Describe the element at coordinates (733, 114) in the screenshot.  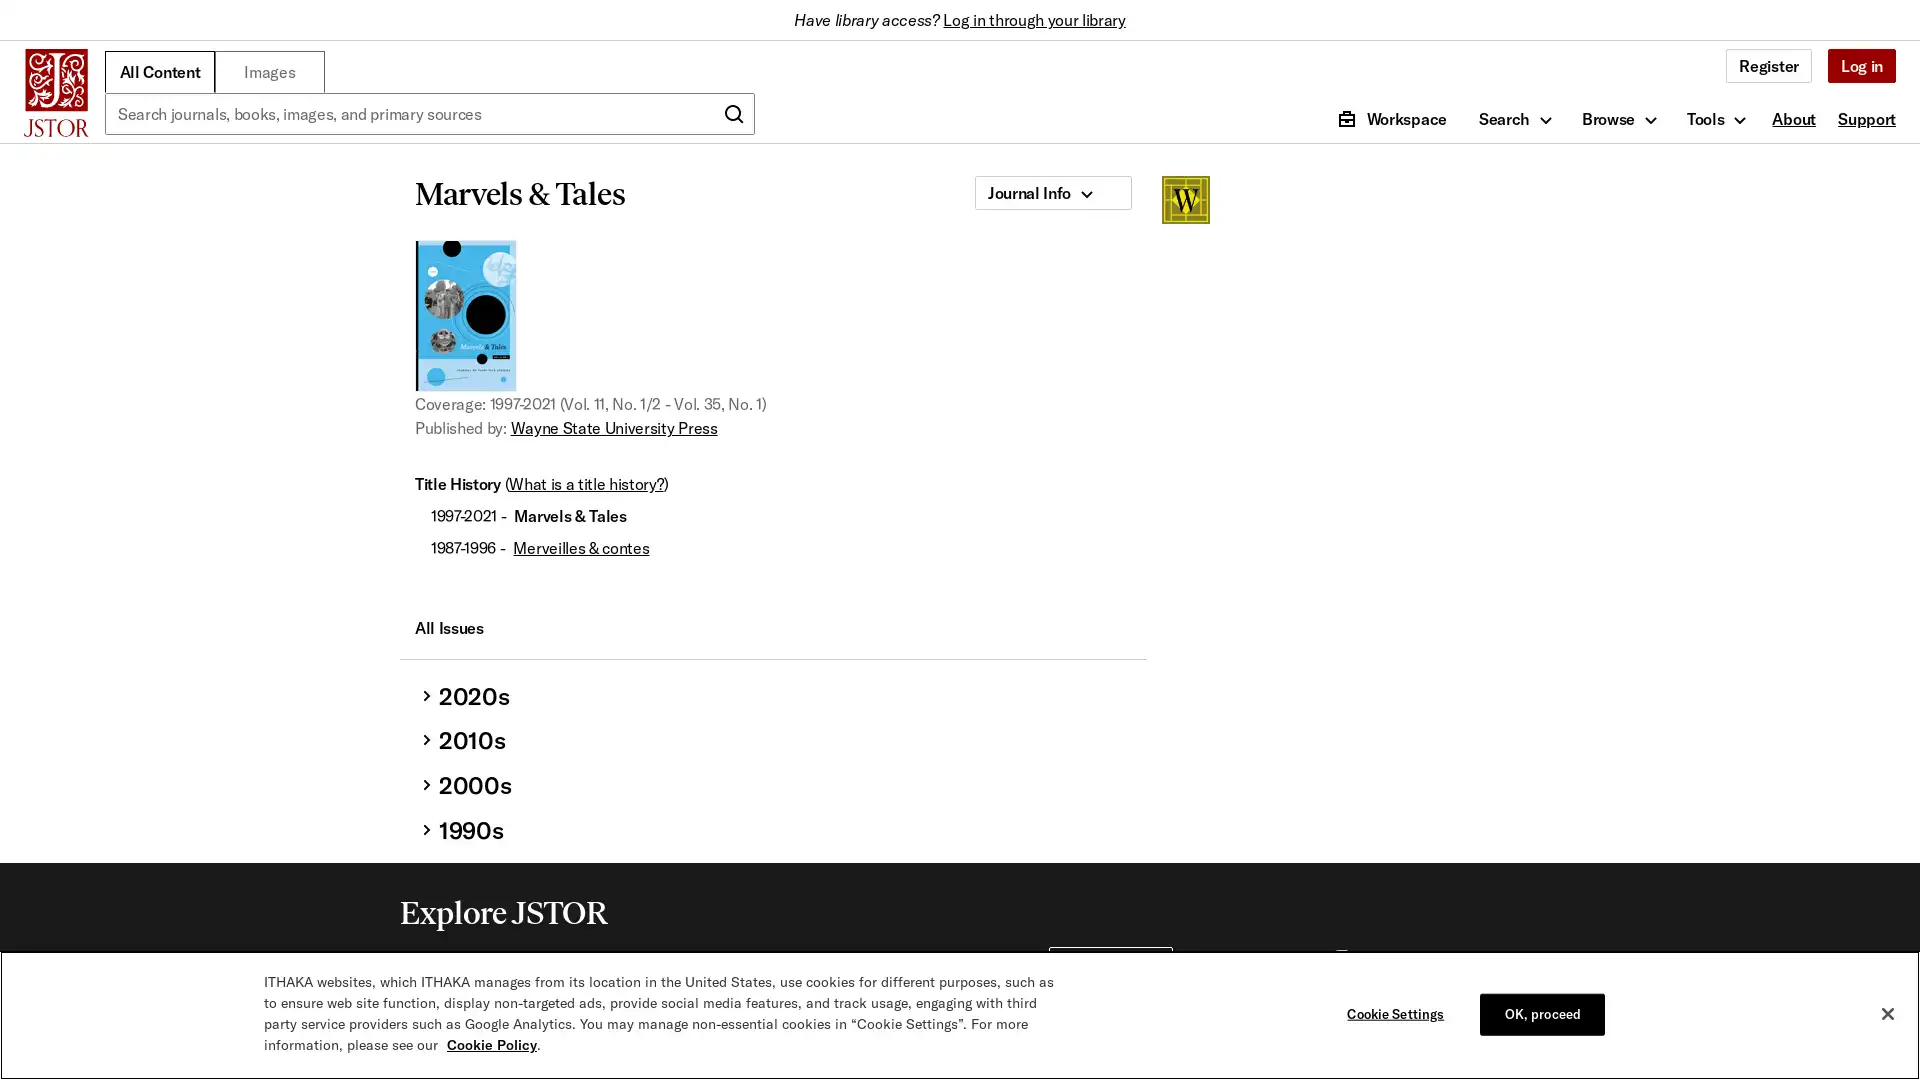
I see `Submit search` at that location.